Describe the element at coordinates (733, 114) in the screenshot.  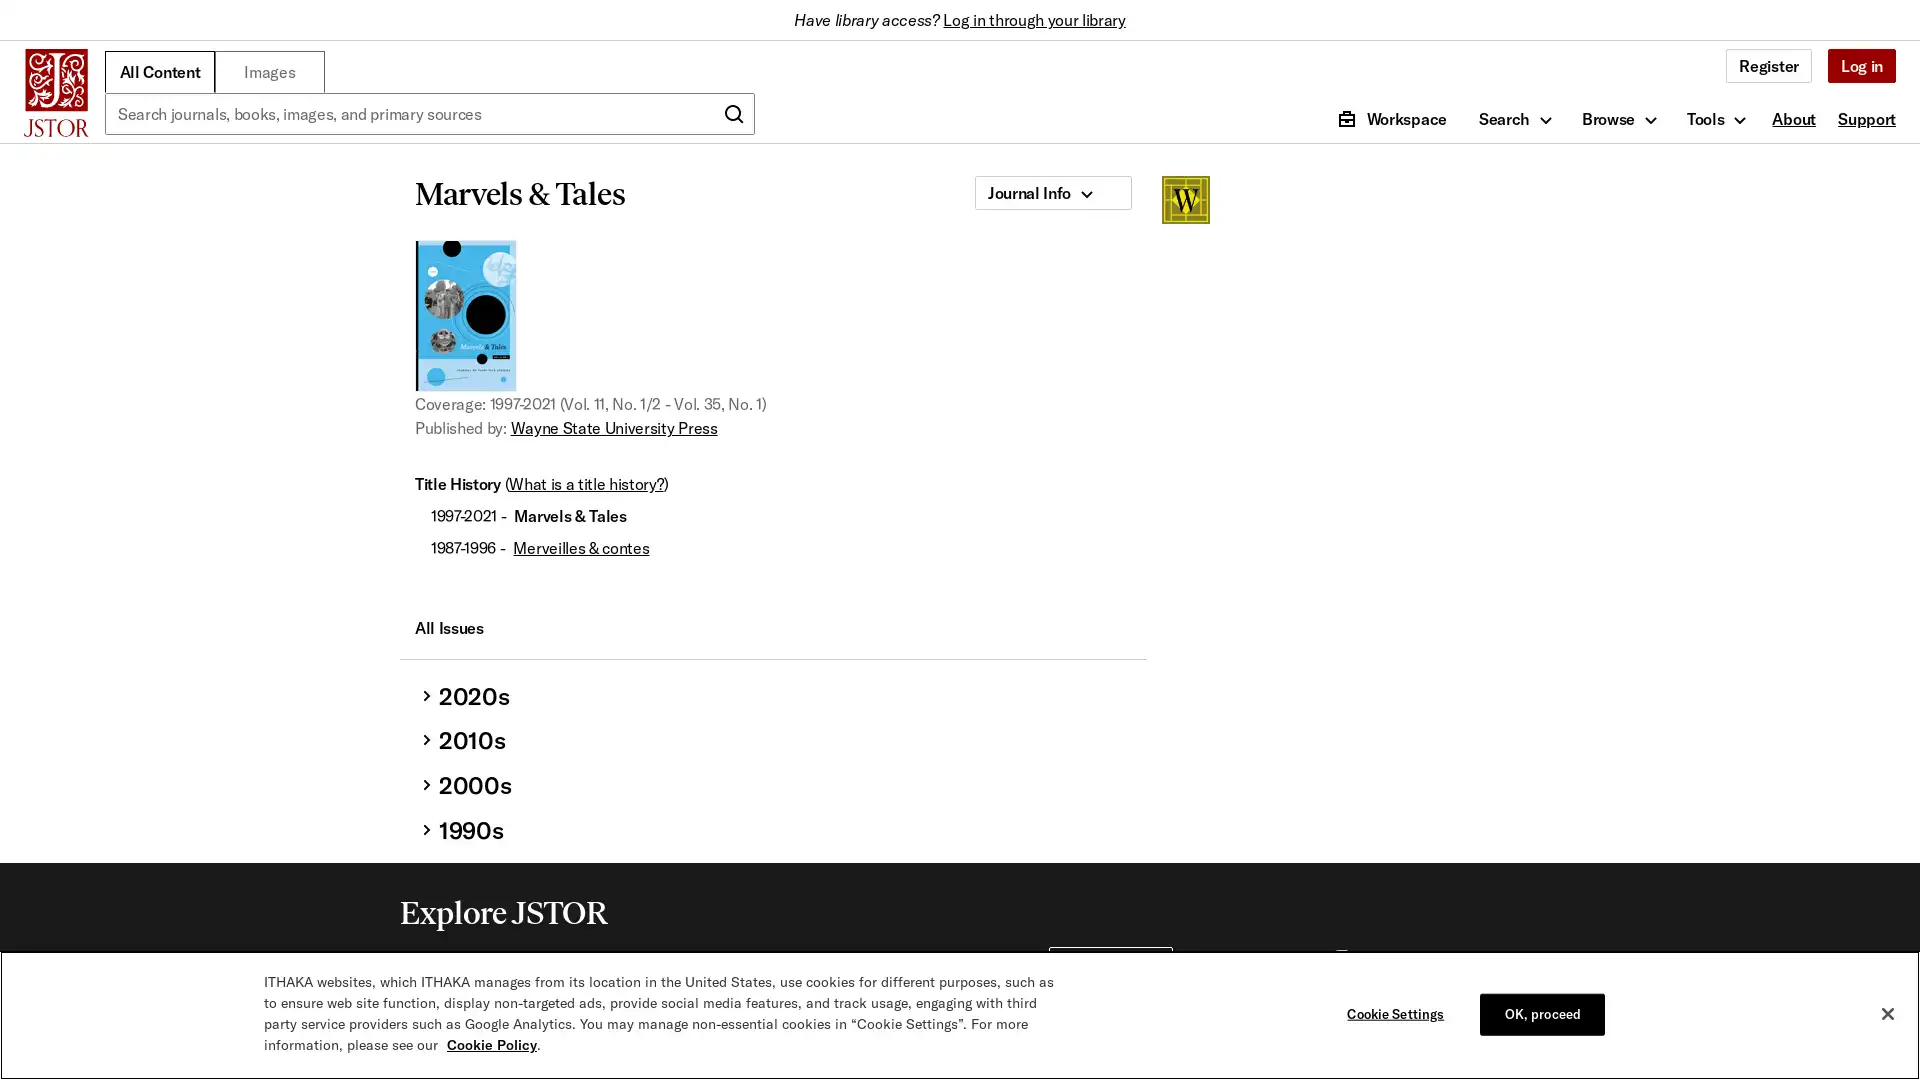
I see `Submit search` at that location.